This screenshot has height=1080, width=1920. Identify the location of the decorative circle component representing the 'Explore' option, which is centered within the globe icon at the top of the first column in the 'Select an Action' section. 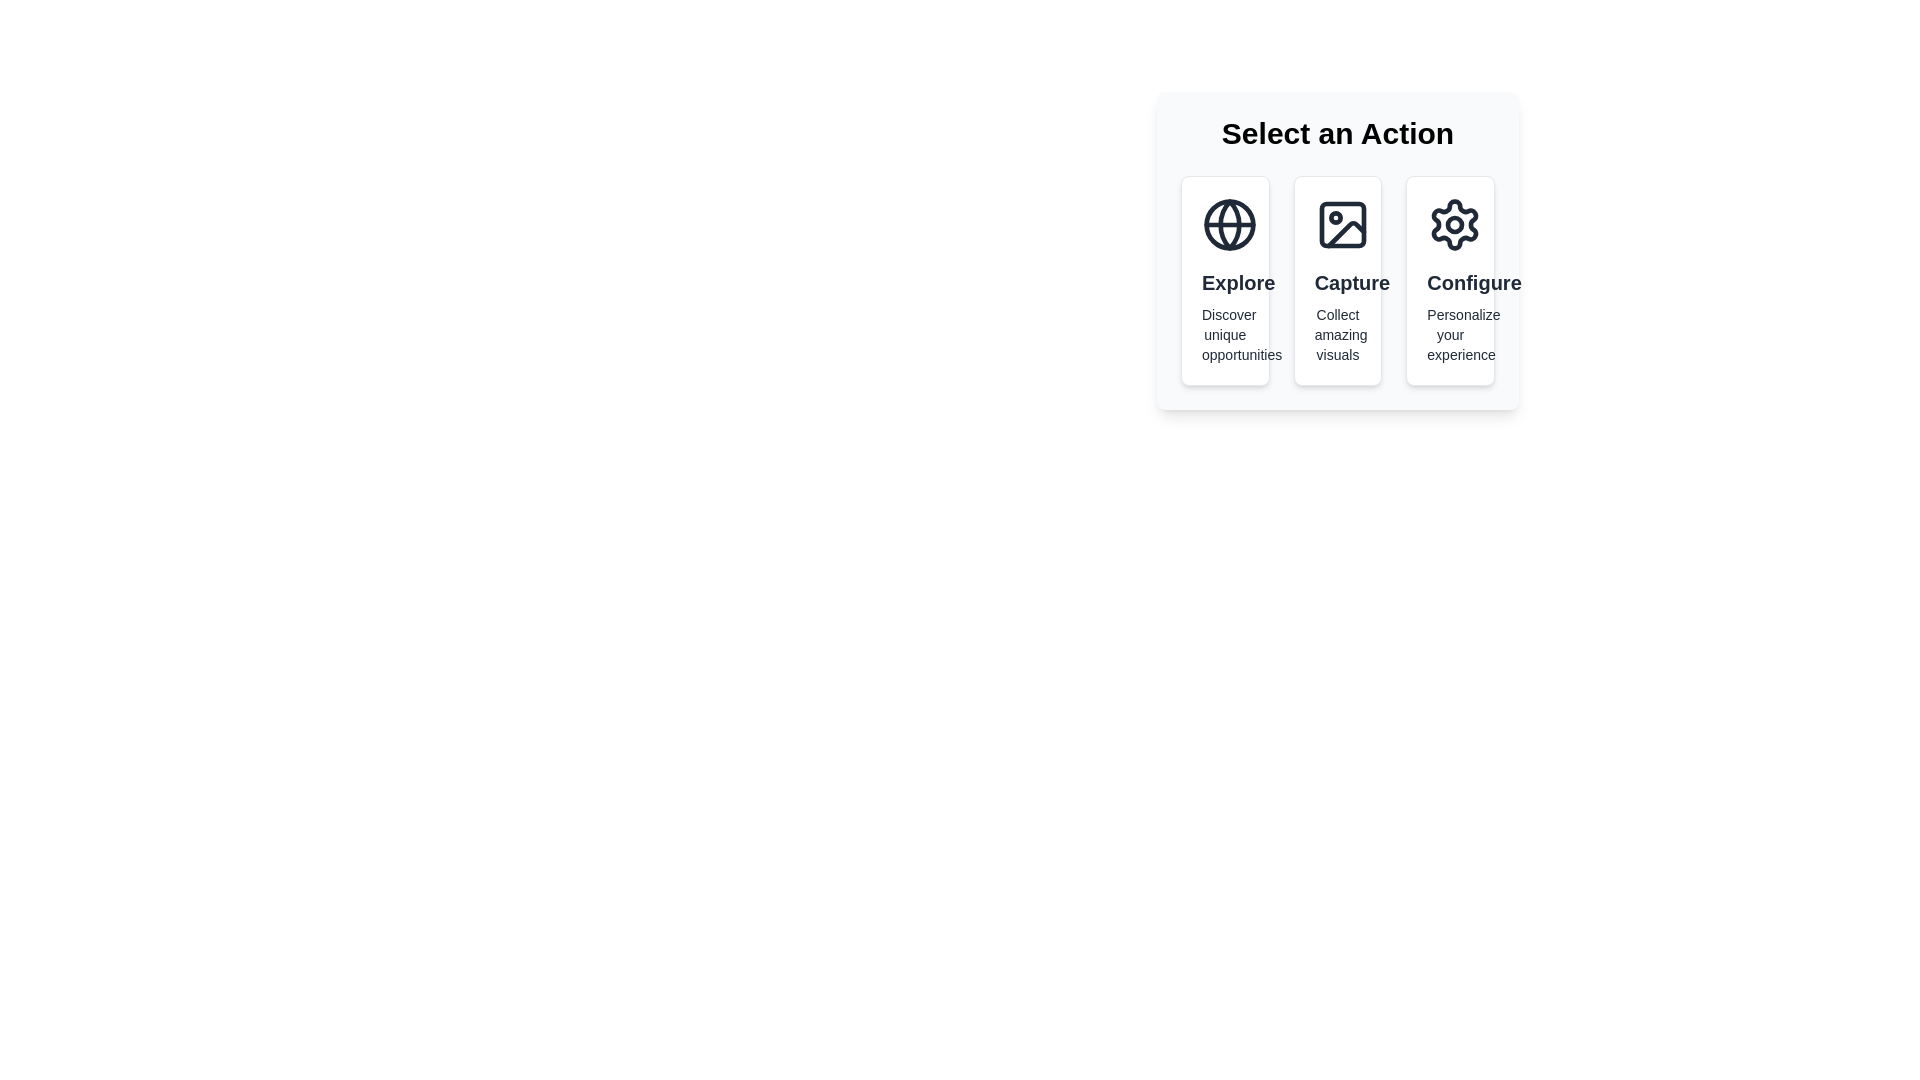
(1228, 224).